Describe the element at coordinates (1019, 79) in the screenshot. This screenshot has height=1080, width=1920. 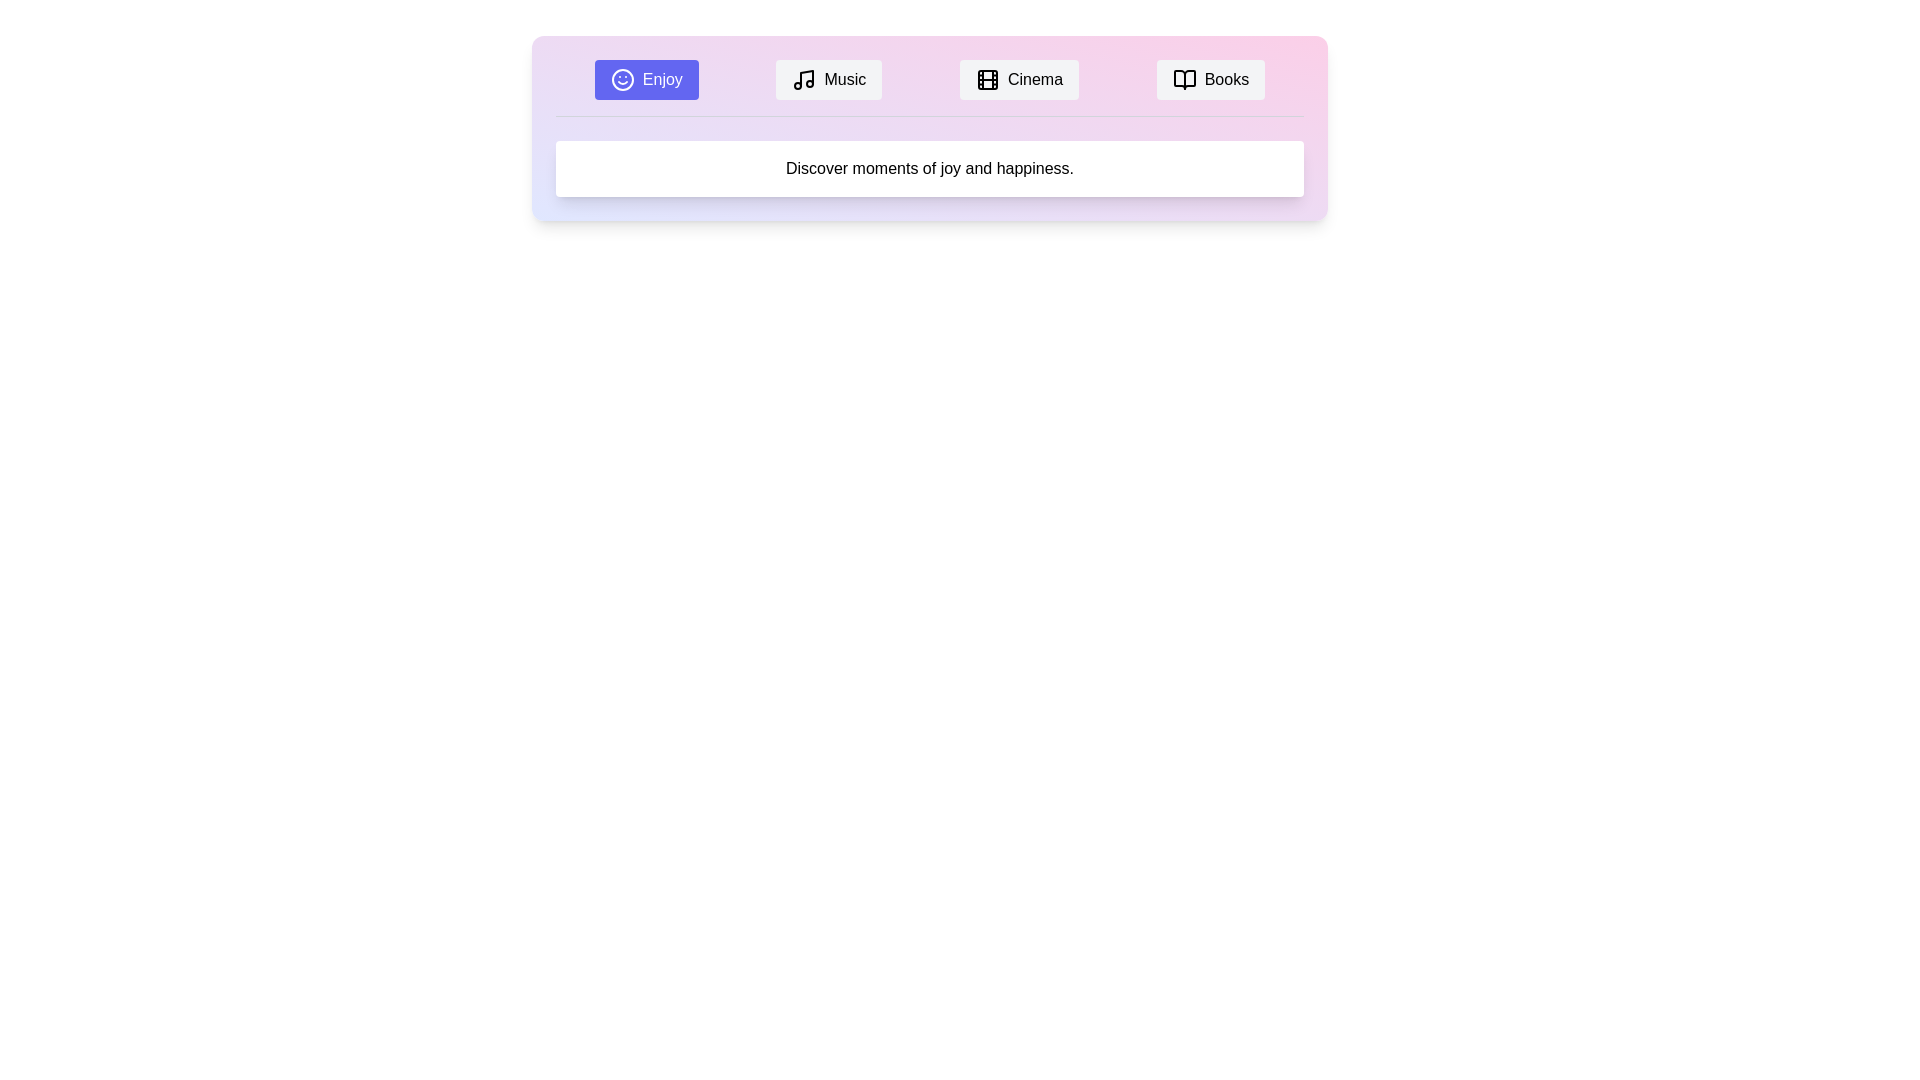
I see `the tab labeled Cinema to select it` at that location.